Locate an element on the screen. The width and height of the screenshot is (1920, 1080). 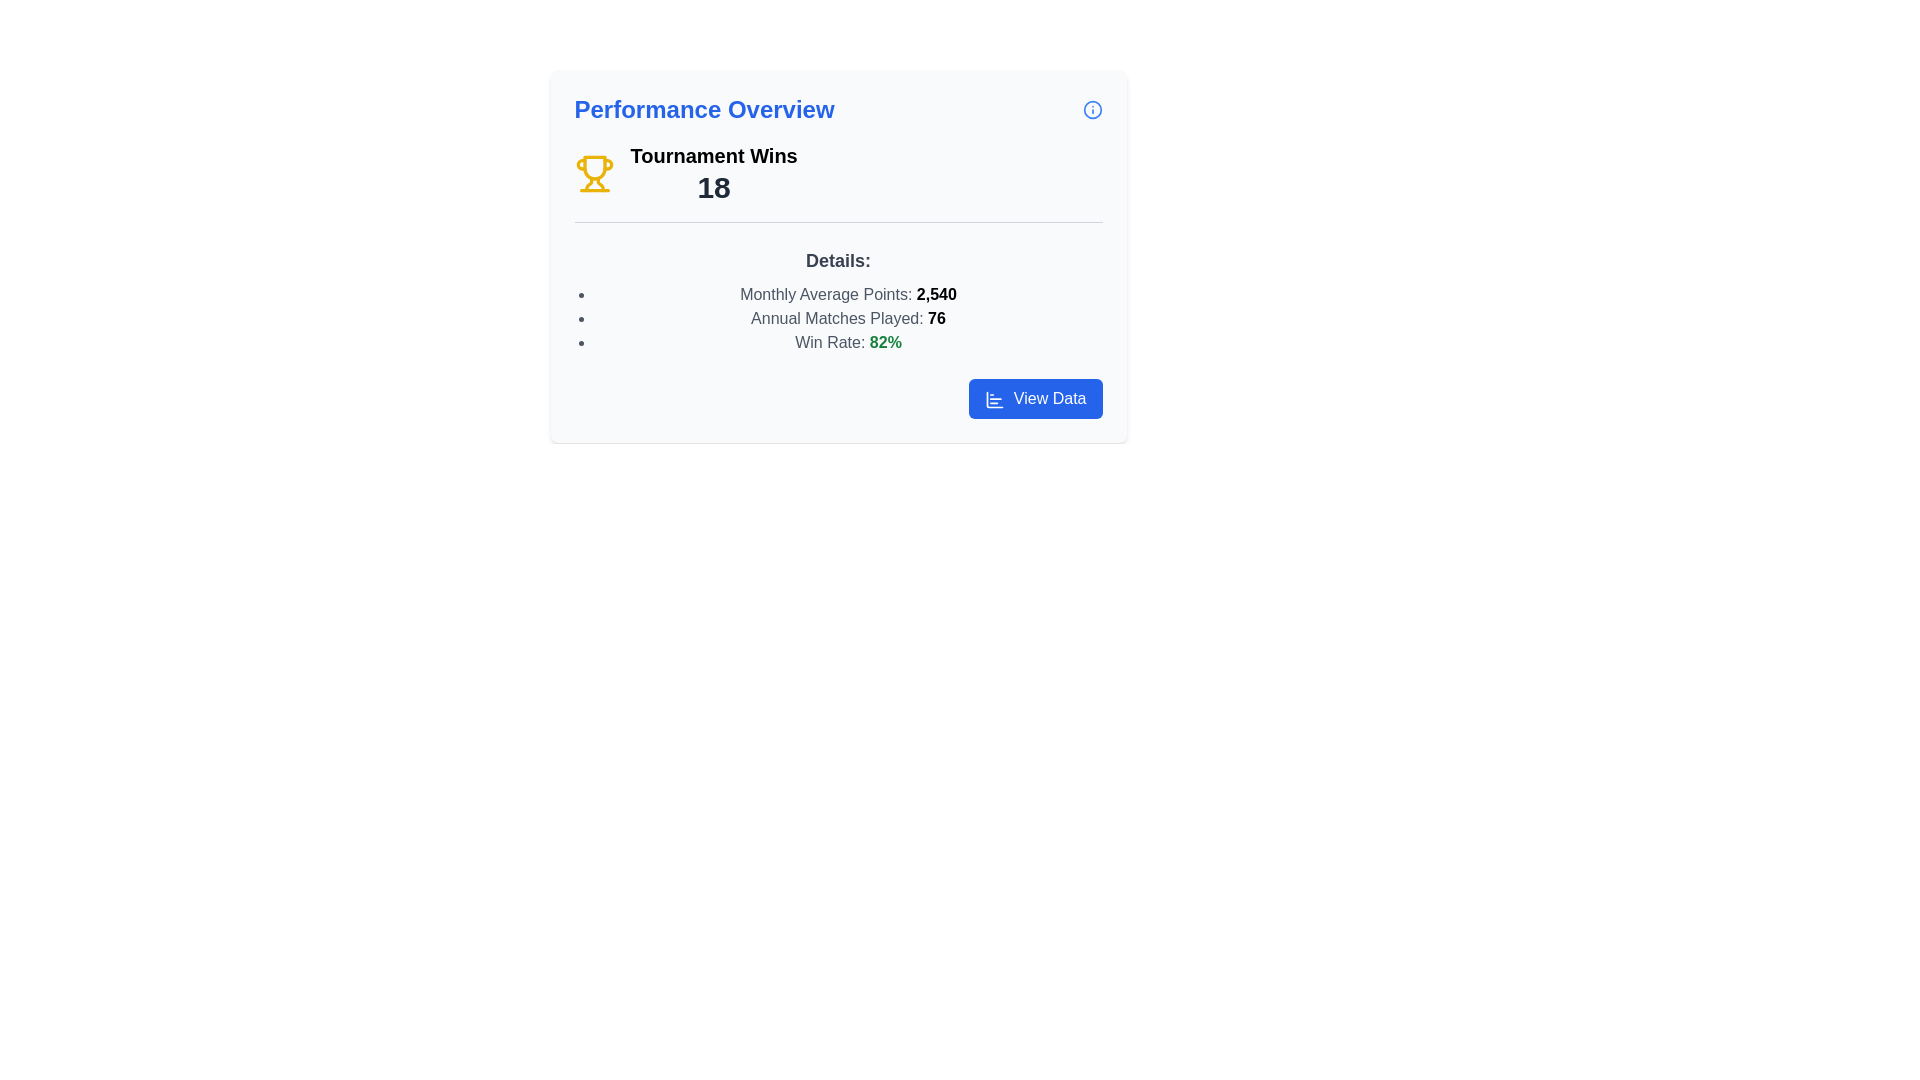
performance statistics displayed in the Textual Information Display, which is located in a white rounded-corner card below the 'Tournament Wins' section is located at coordinates (838, 300).